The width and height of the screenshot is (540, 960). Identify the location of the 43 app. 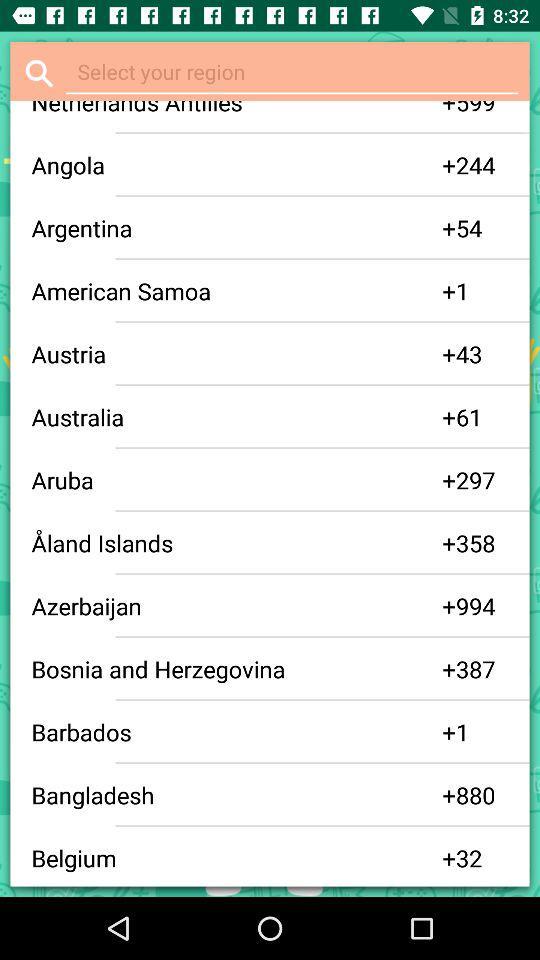
(481, 354).